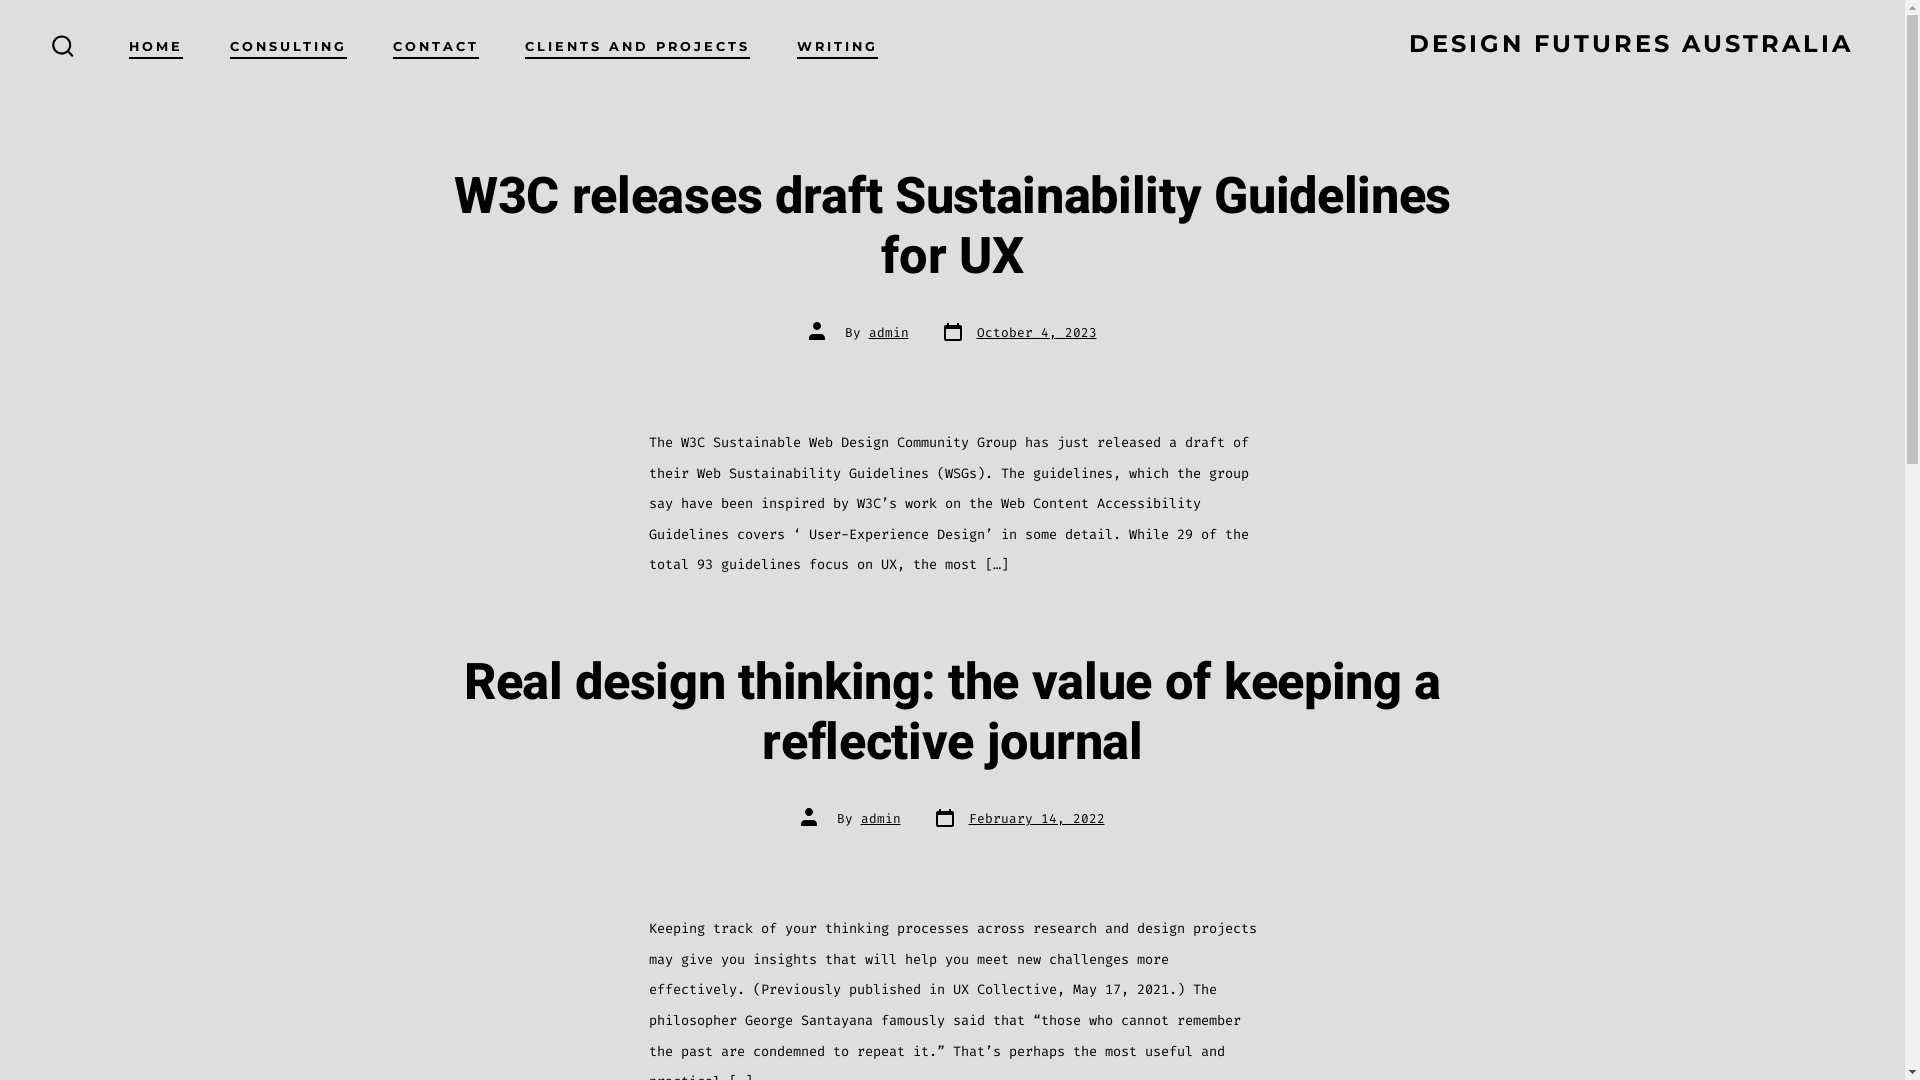 The image size is (1920, 1080). Describe the element at coordinates (1631, 46) in the screenshot. I see `'DESIGN FUTURES AUSTRALIA'` at that location.